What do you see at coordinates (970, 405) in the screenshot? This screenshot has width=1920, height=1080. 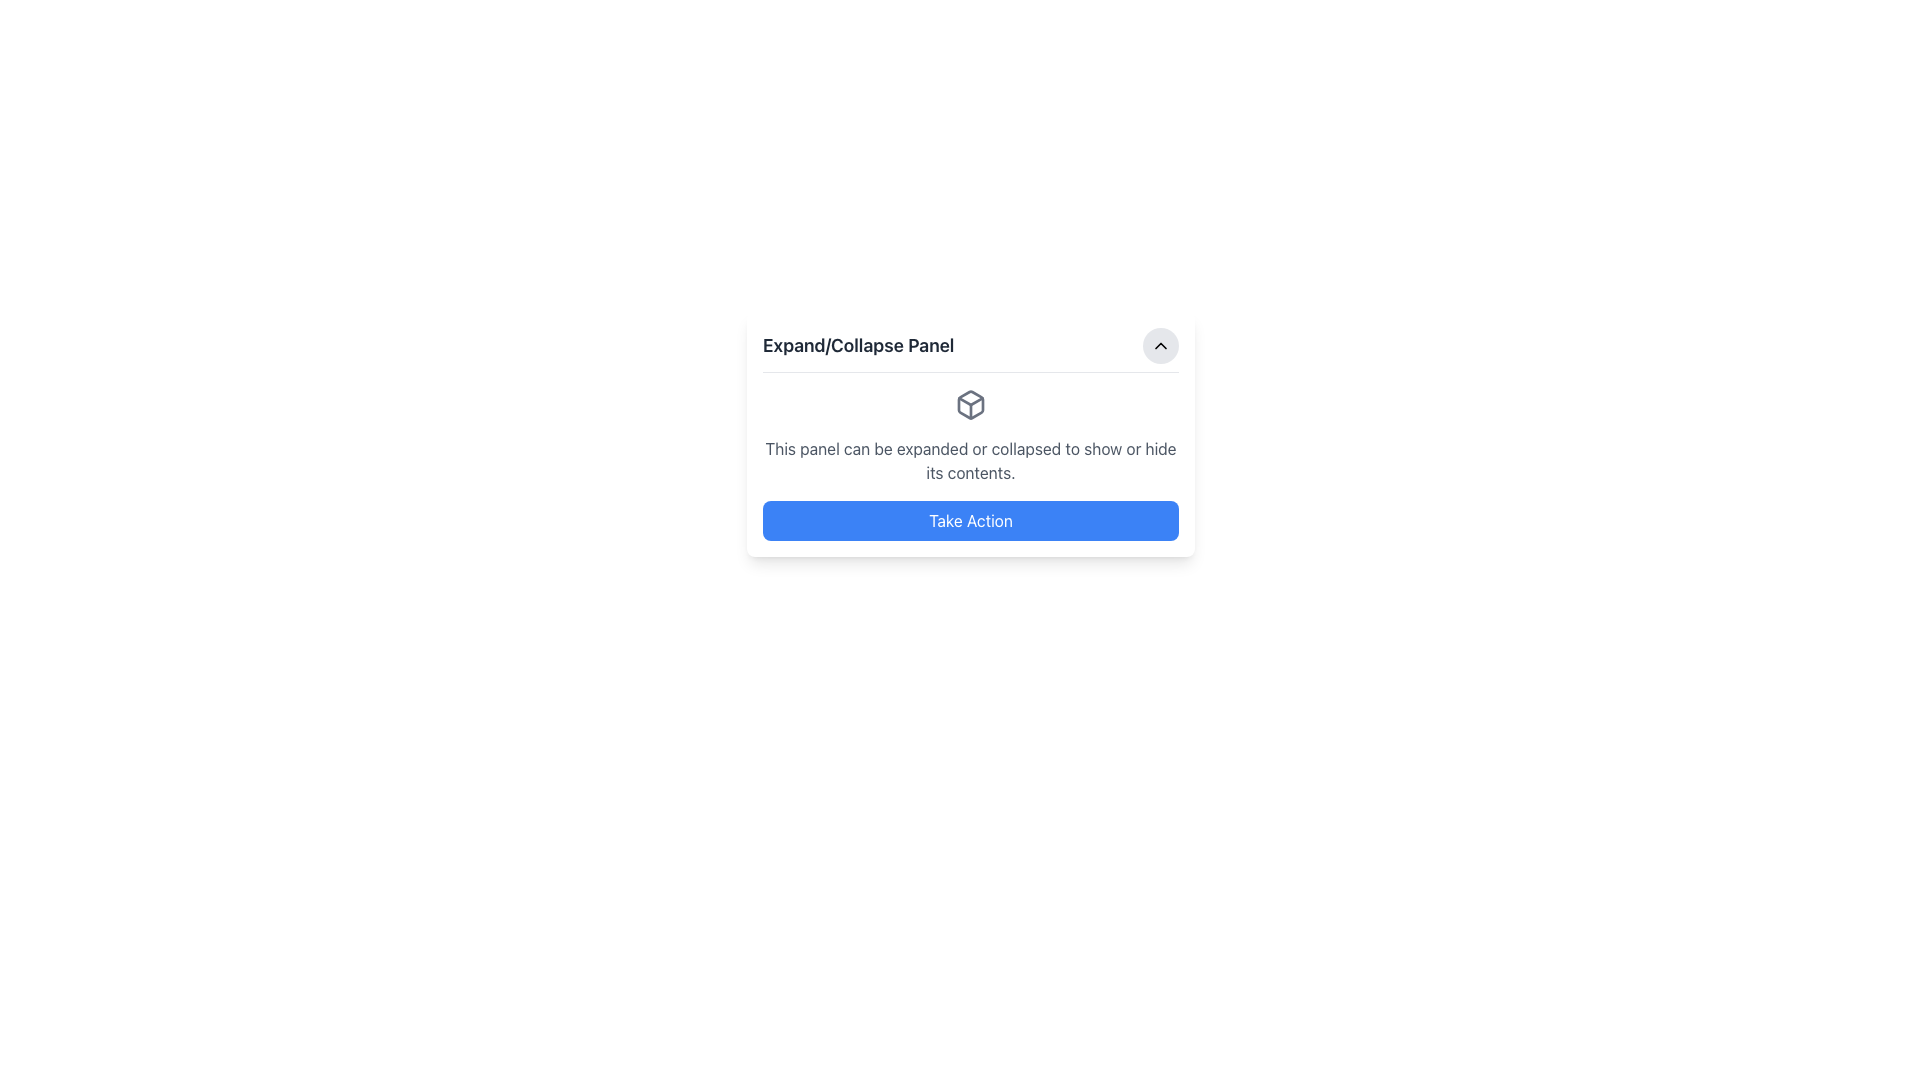 I see `the storage-related icon located at the top of the panel, just above the descriptive text and centered horizontally` at bounding box center [970, 405].